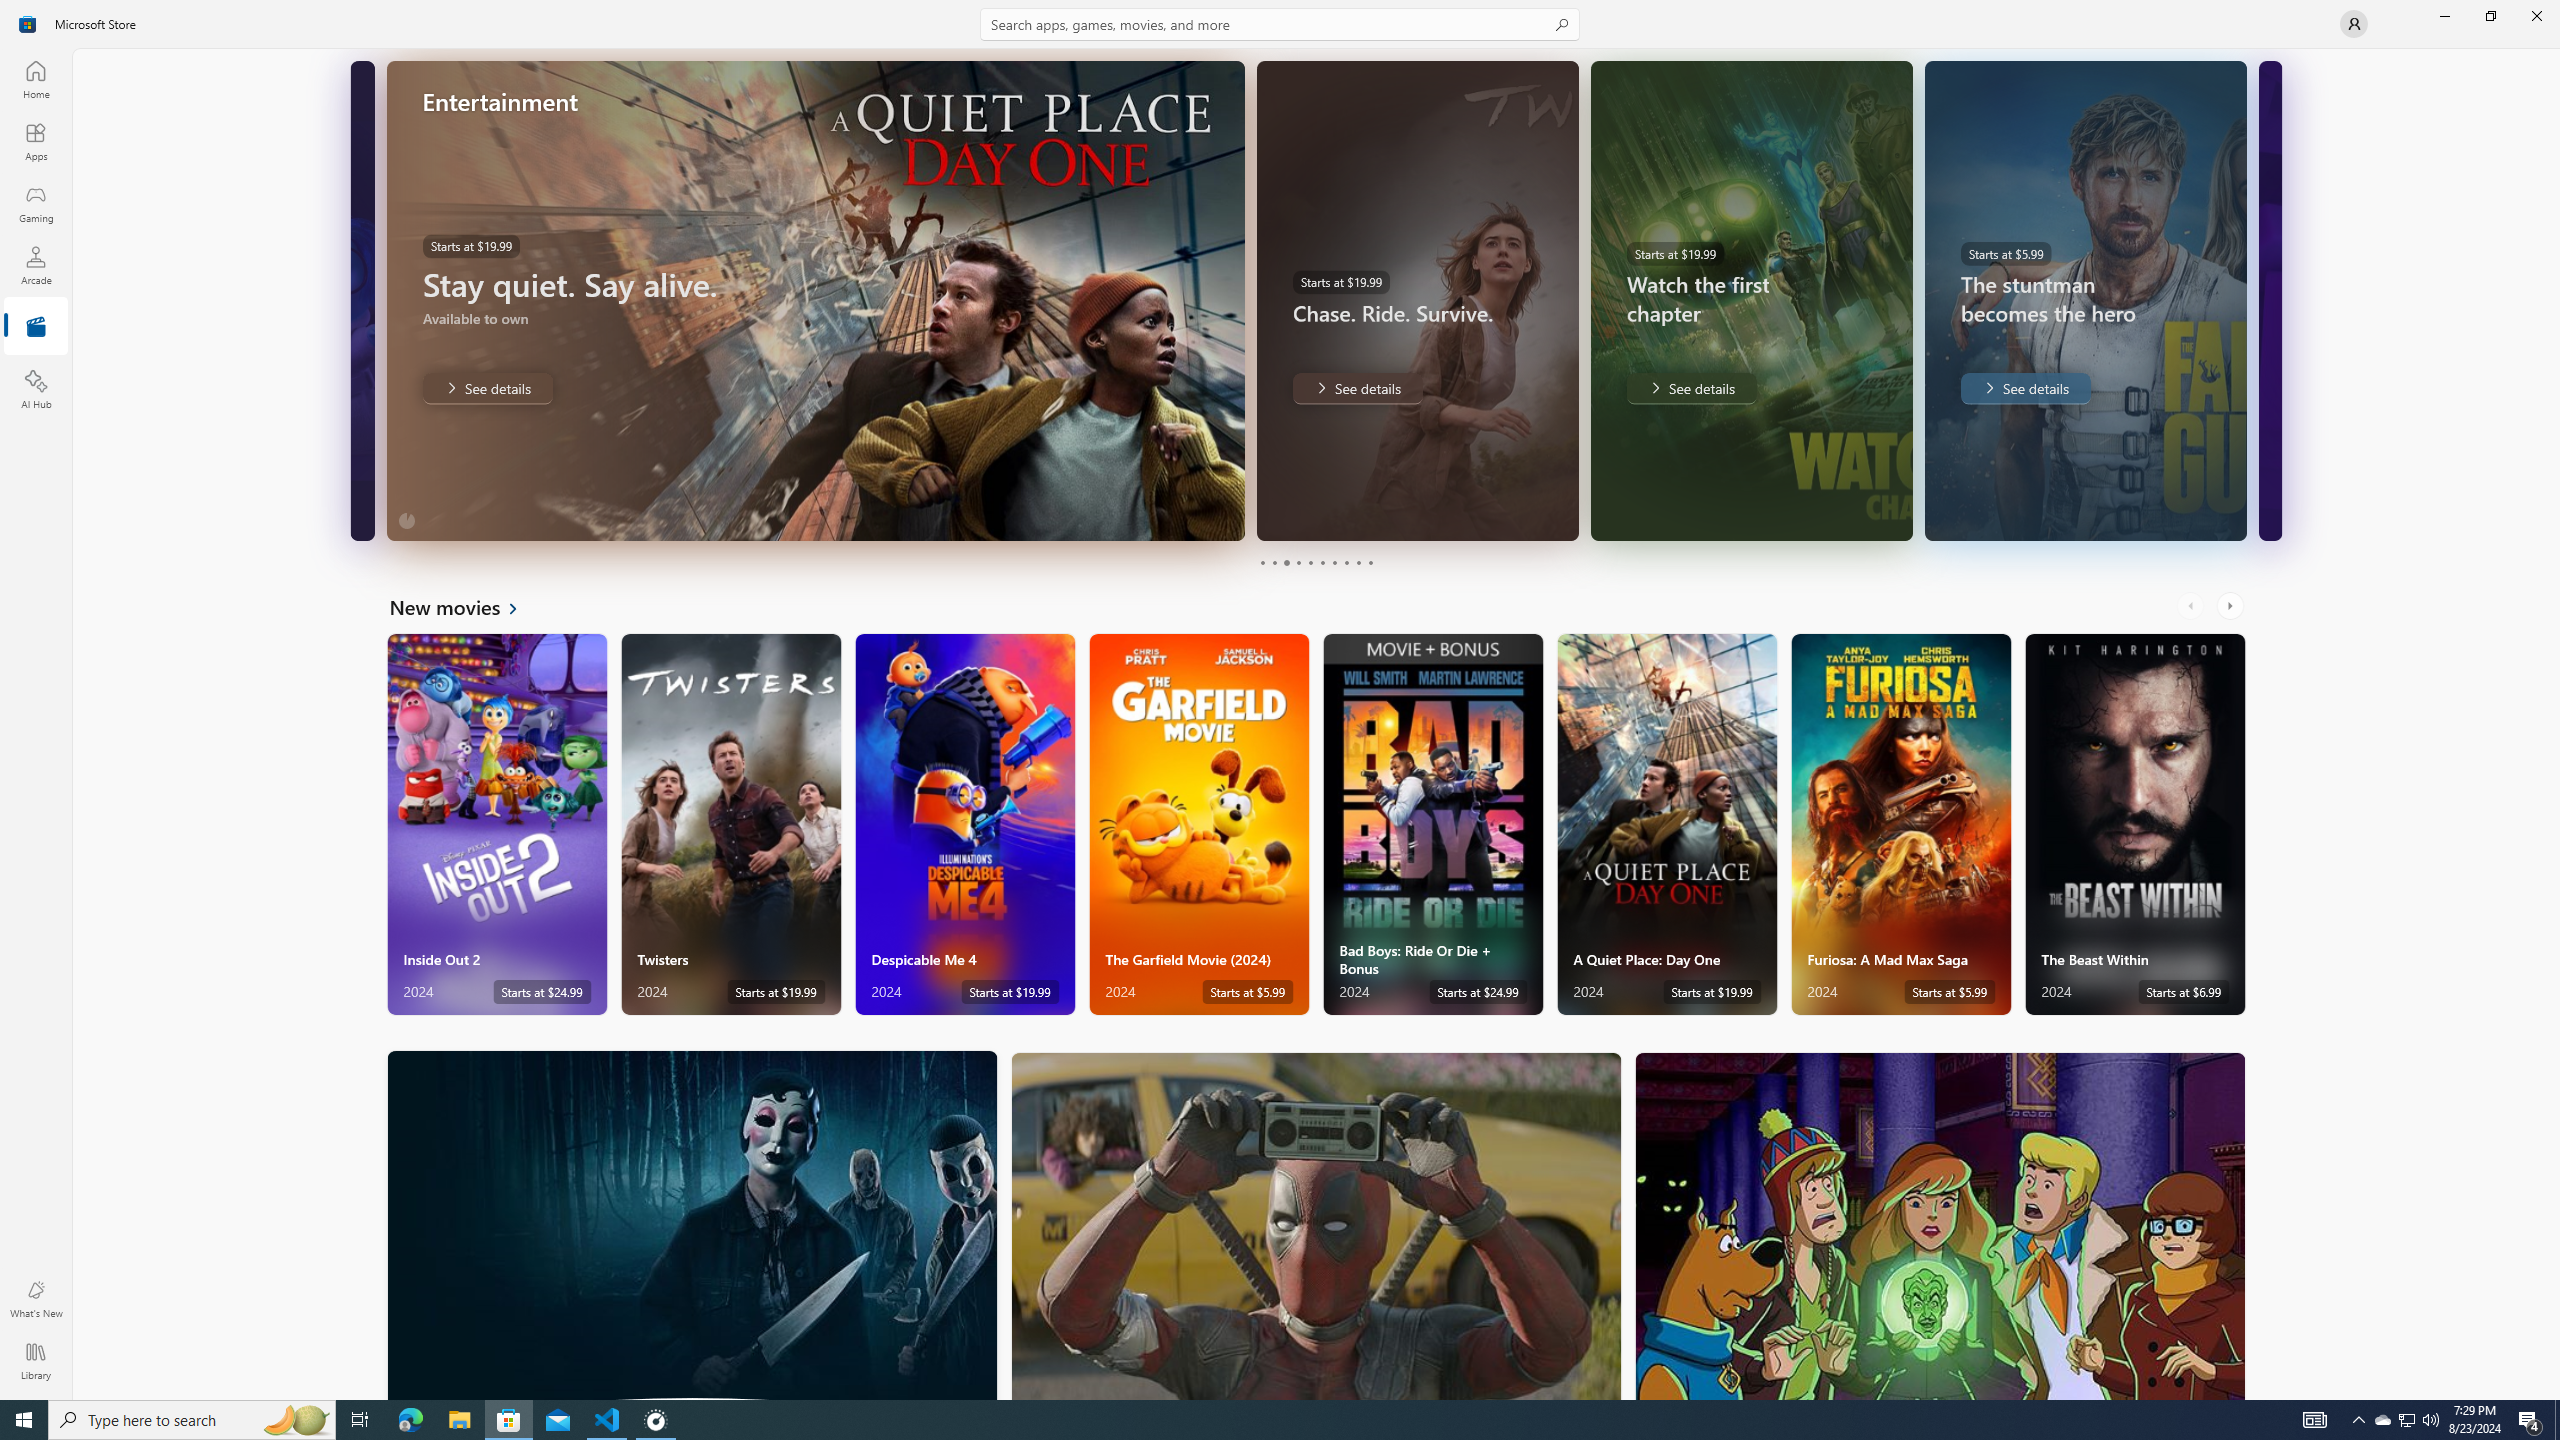  What do you see at coordinates (28, 22) in the screenshot?
I see `'Class: Image'` at bounding box center [28, 22].